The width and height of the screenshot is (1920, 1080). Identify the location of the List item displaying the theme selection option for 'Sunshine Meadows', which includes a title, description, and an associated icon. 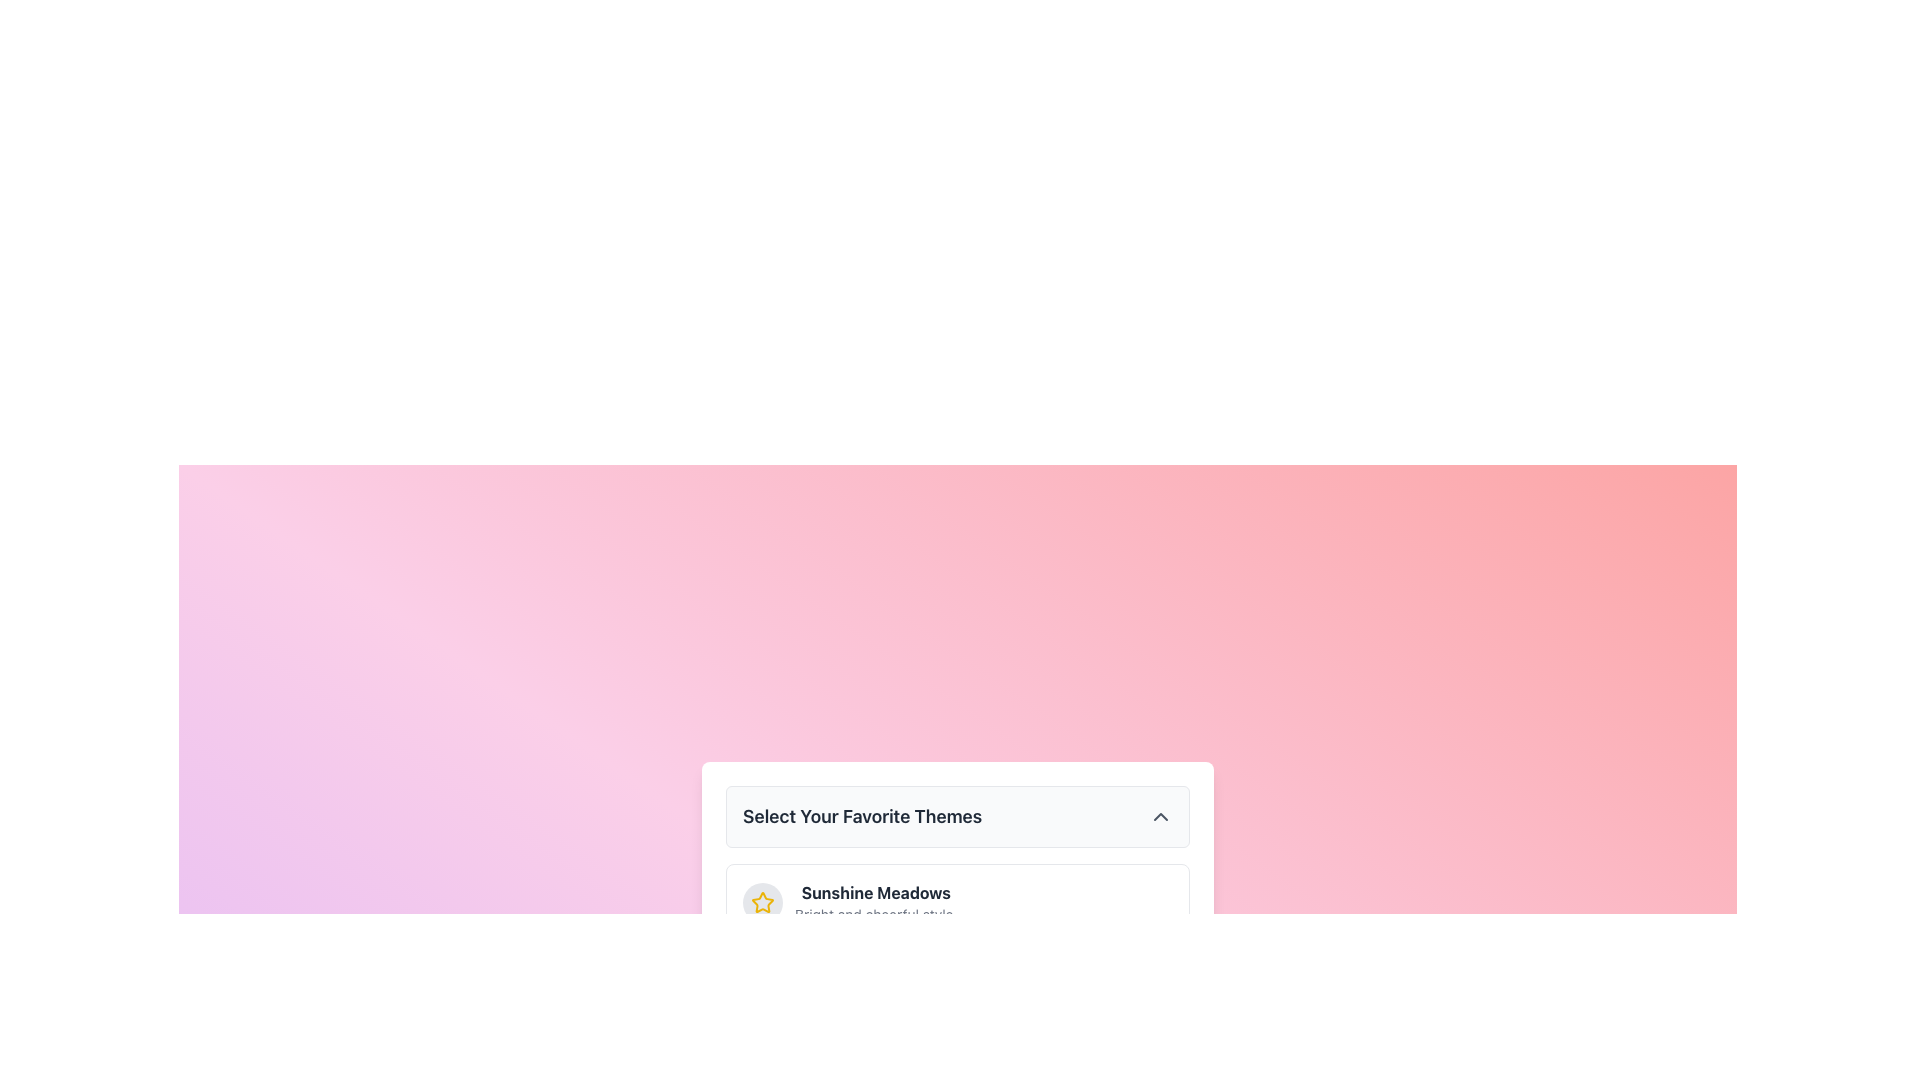
(850, 902).